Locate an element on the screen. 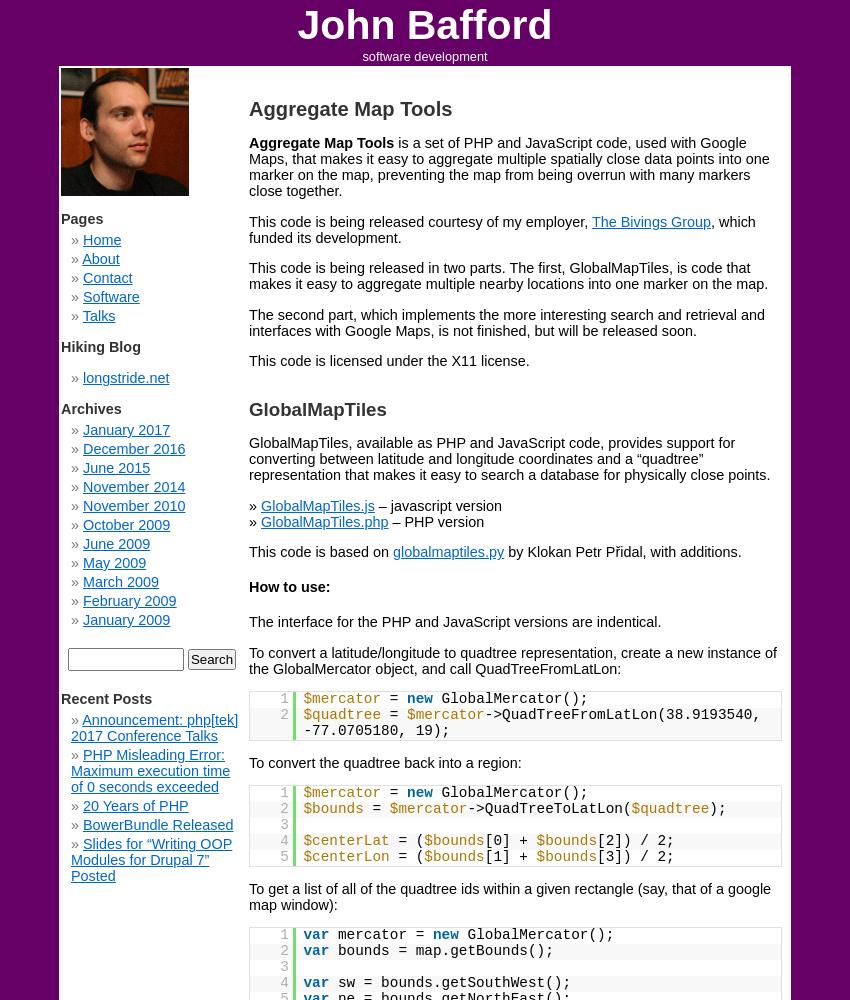 The height and width of the screenshot is (1000, 850). 'January 2009' is located at coordinates (82, 619).